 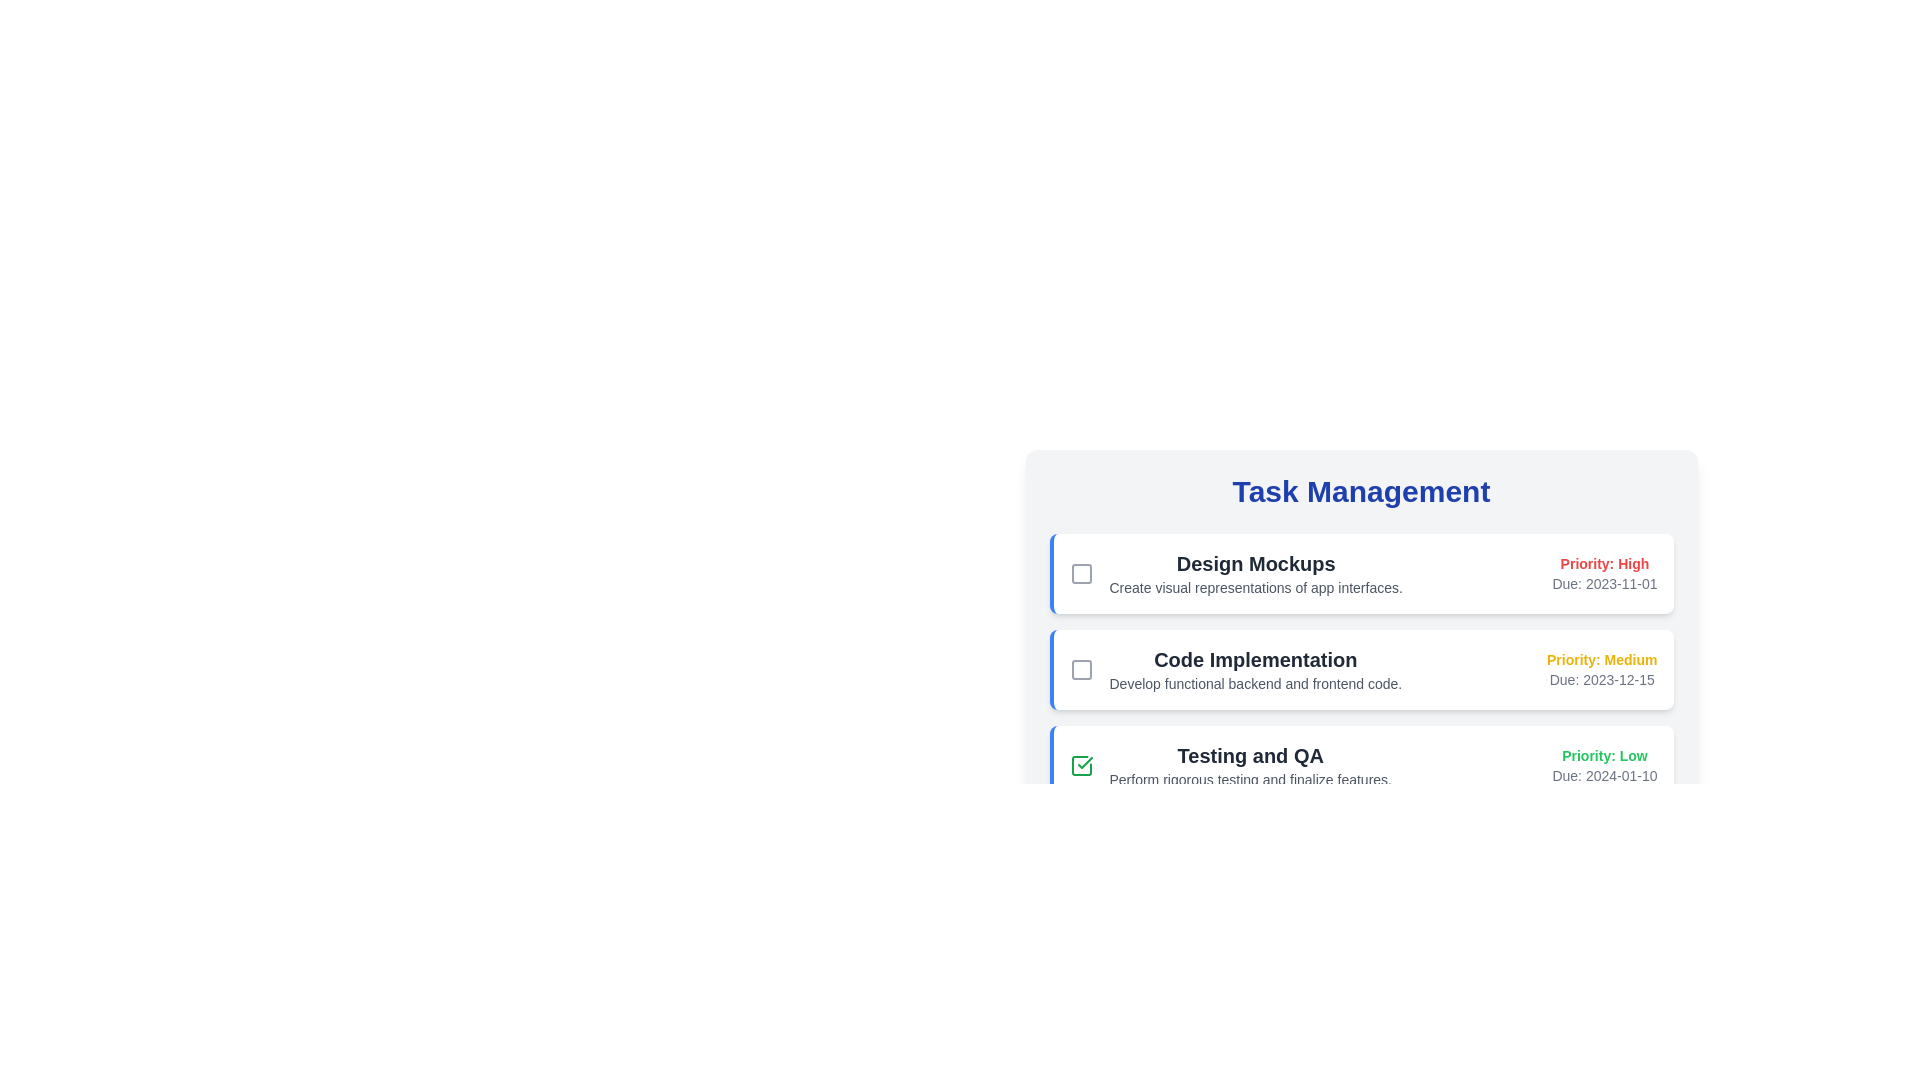 What do you see at coordinates (1234, 670) in the screenshot?
I see `the checkbox adjacent to the 'Code Implementation' label to read the task details for understanding` at bounding box center [1234, 670].